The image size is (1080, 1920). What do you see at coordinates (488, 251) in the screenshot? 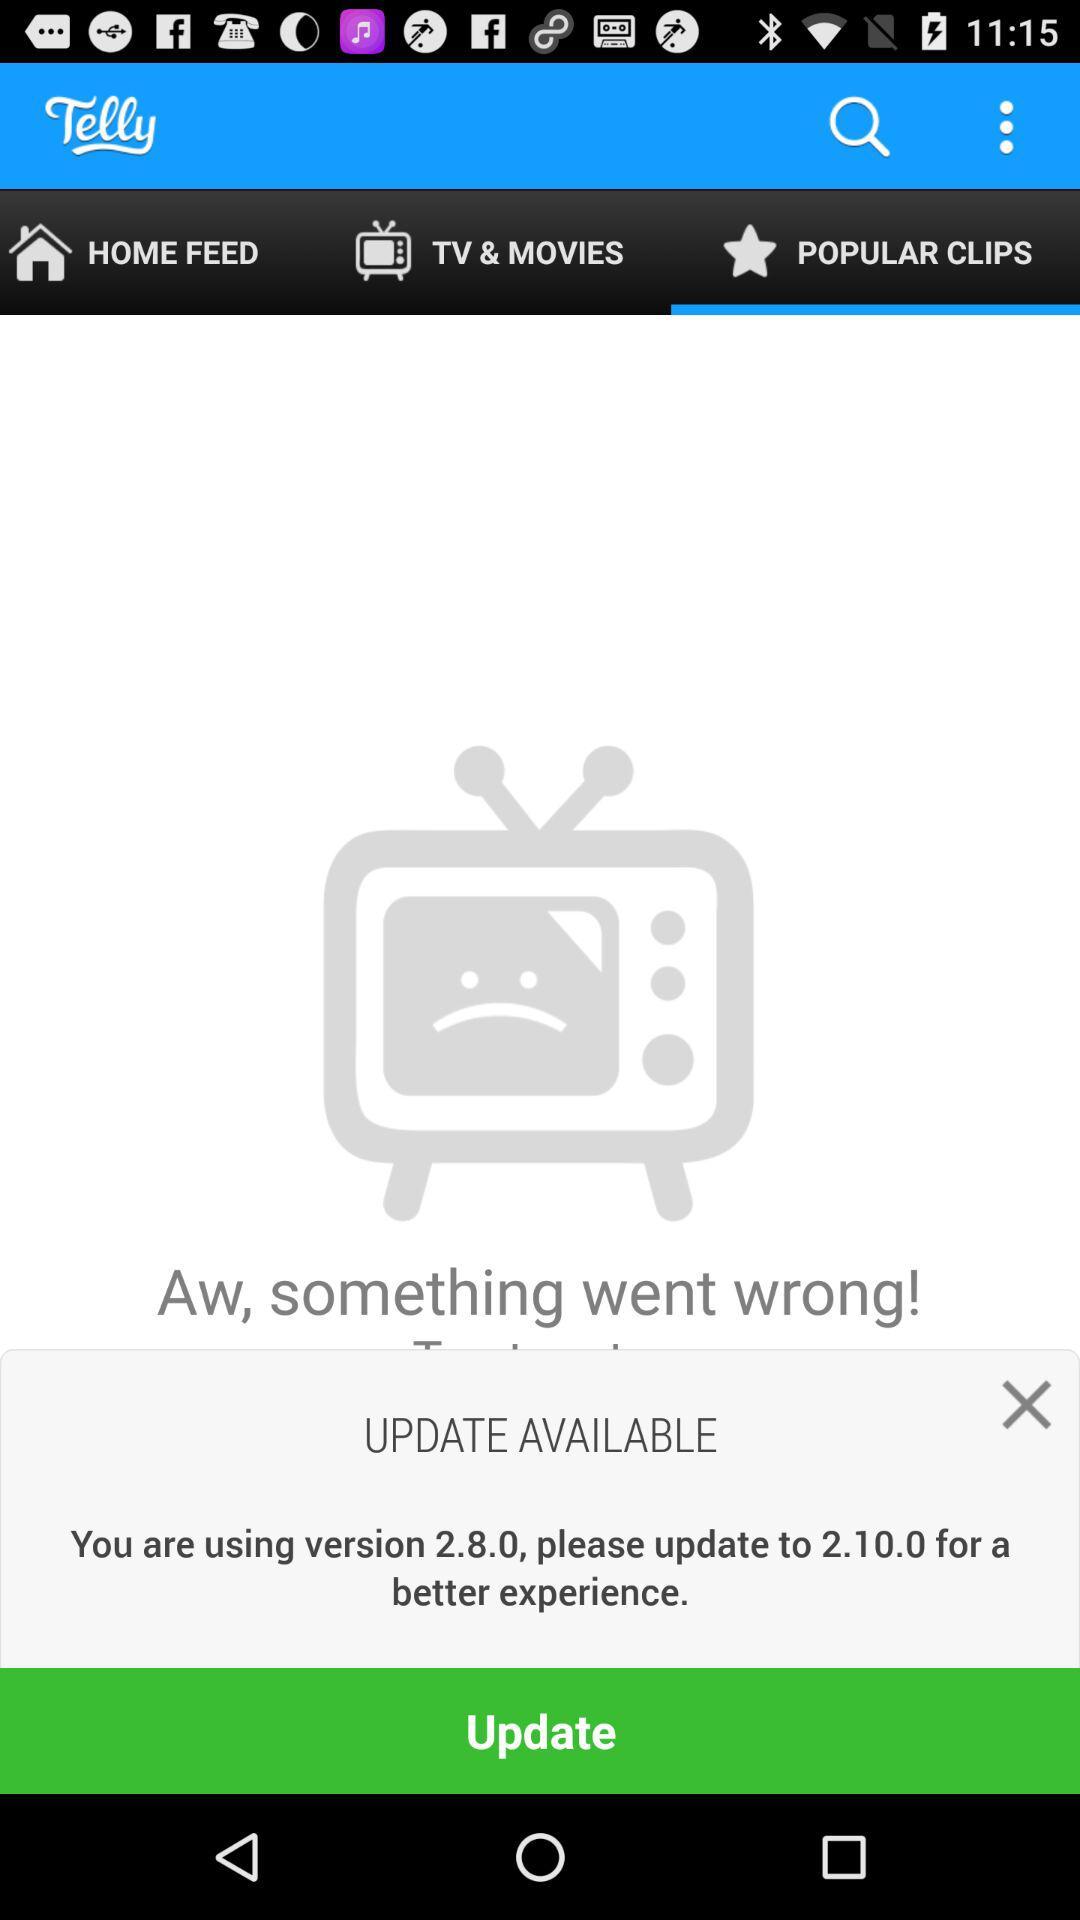
I see `the item to the right of the home feed` at bounding box center [488, 251].